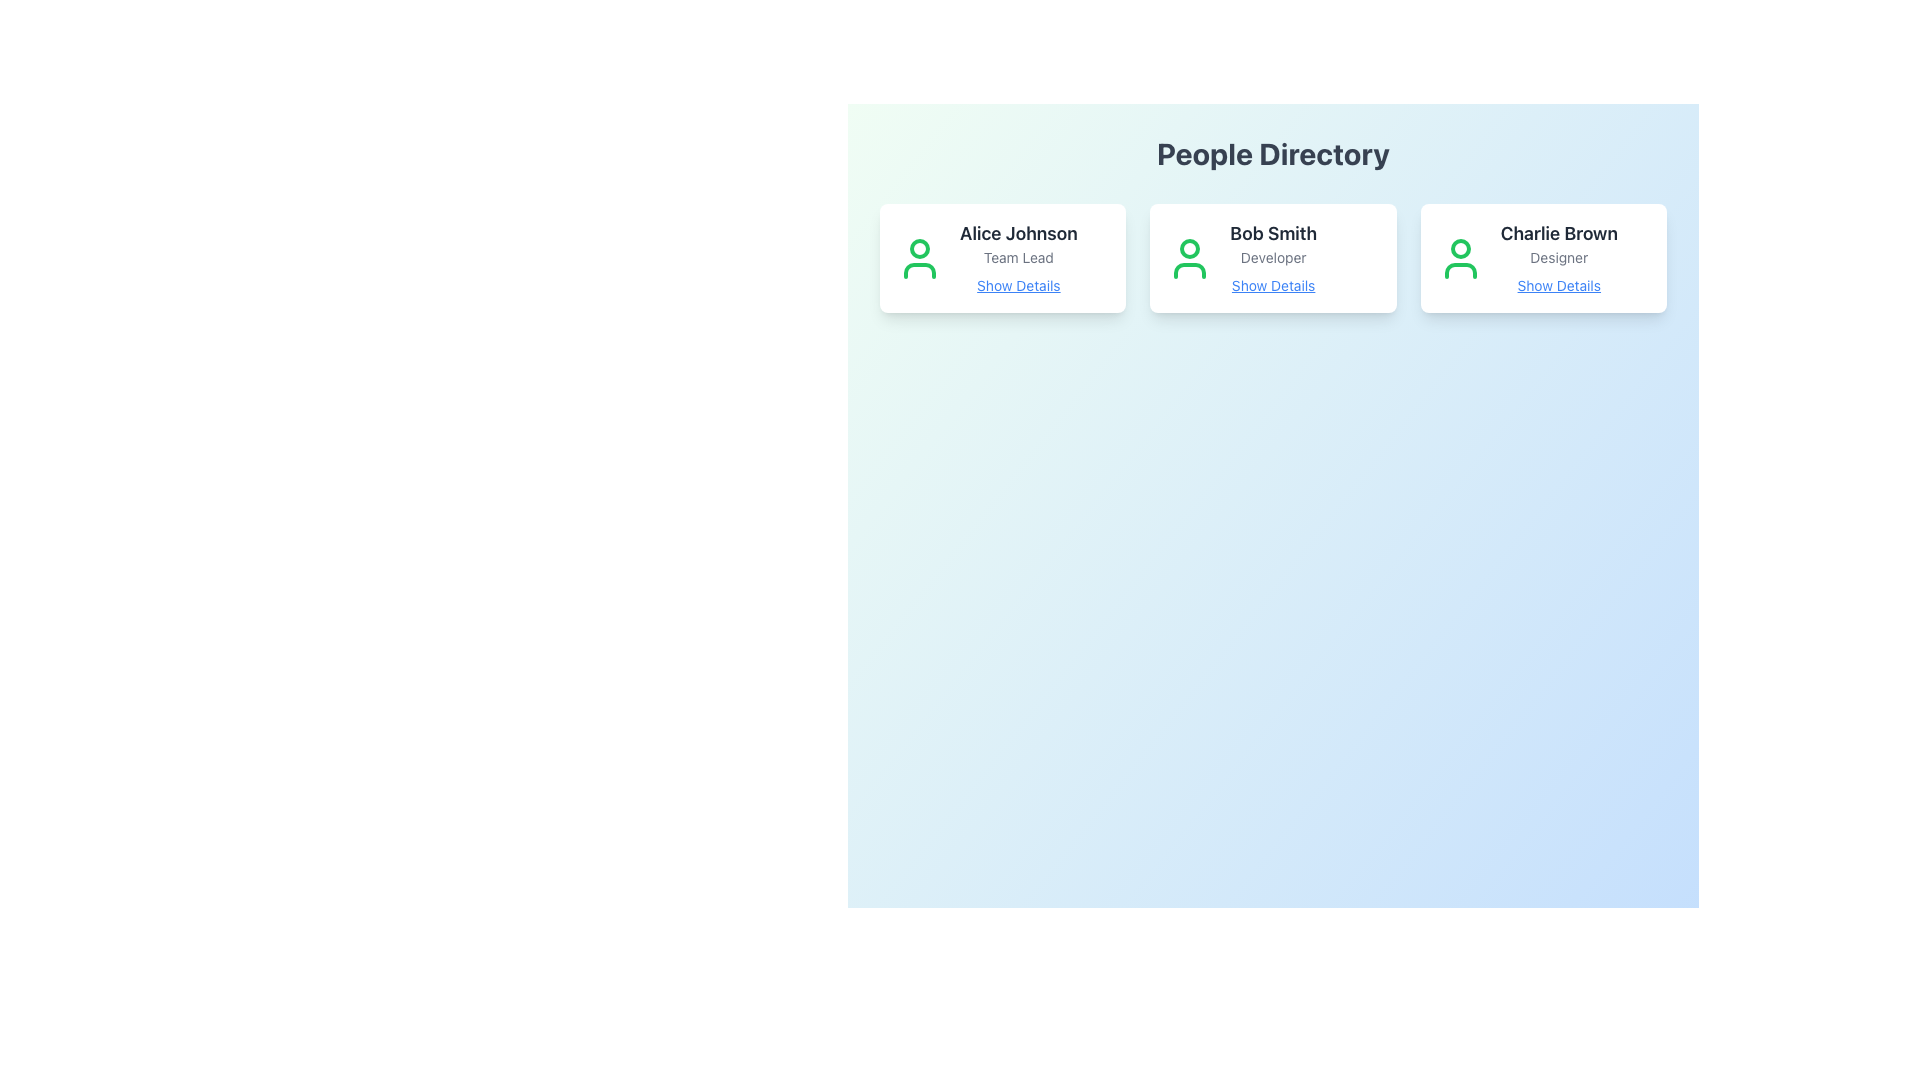 The height and width of the screenshot is (1080, 1920). Describe the element at coordinates (1018, 285) in the screenshot. I see `the hyperlink located beneath the text 'Team Lead' and below the name 'Alice Johnson' in the leftmost profile card` at that location.